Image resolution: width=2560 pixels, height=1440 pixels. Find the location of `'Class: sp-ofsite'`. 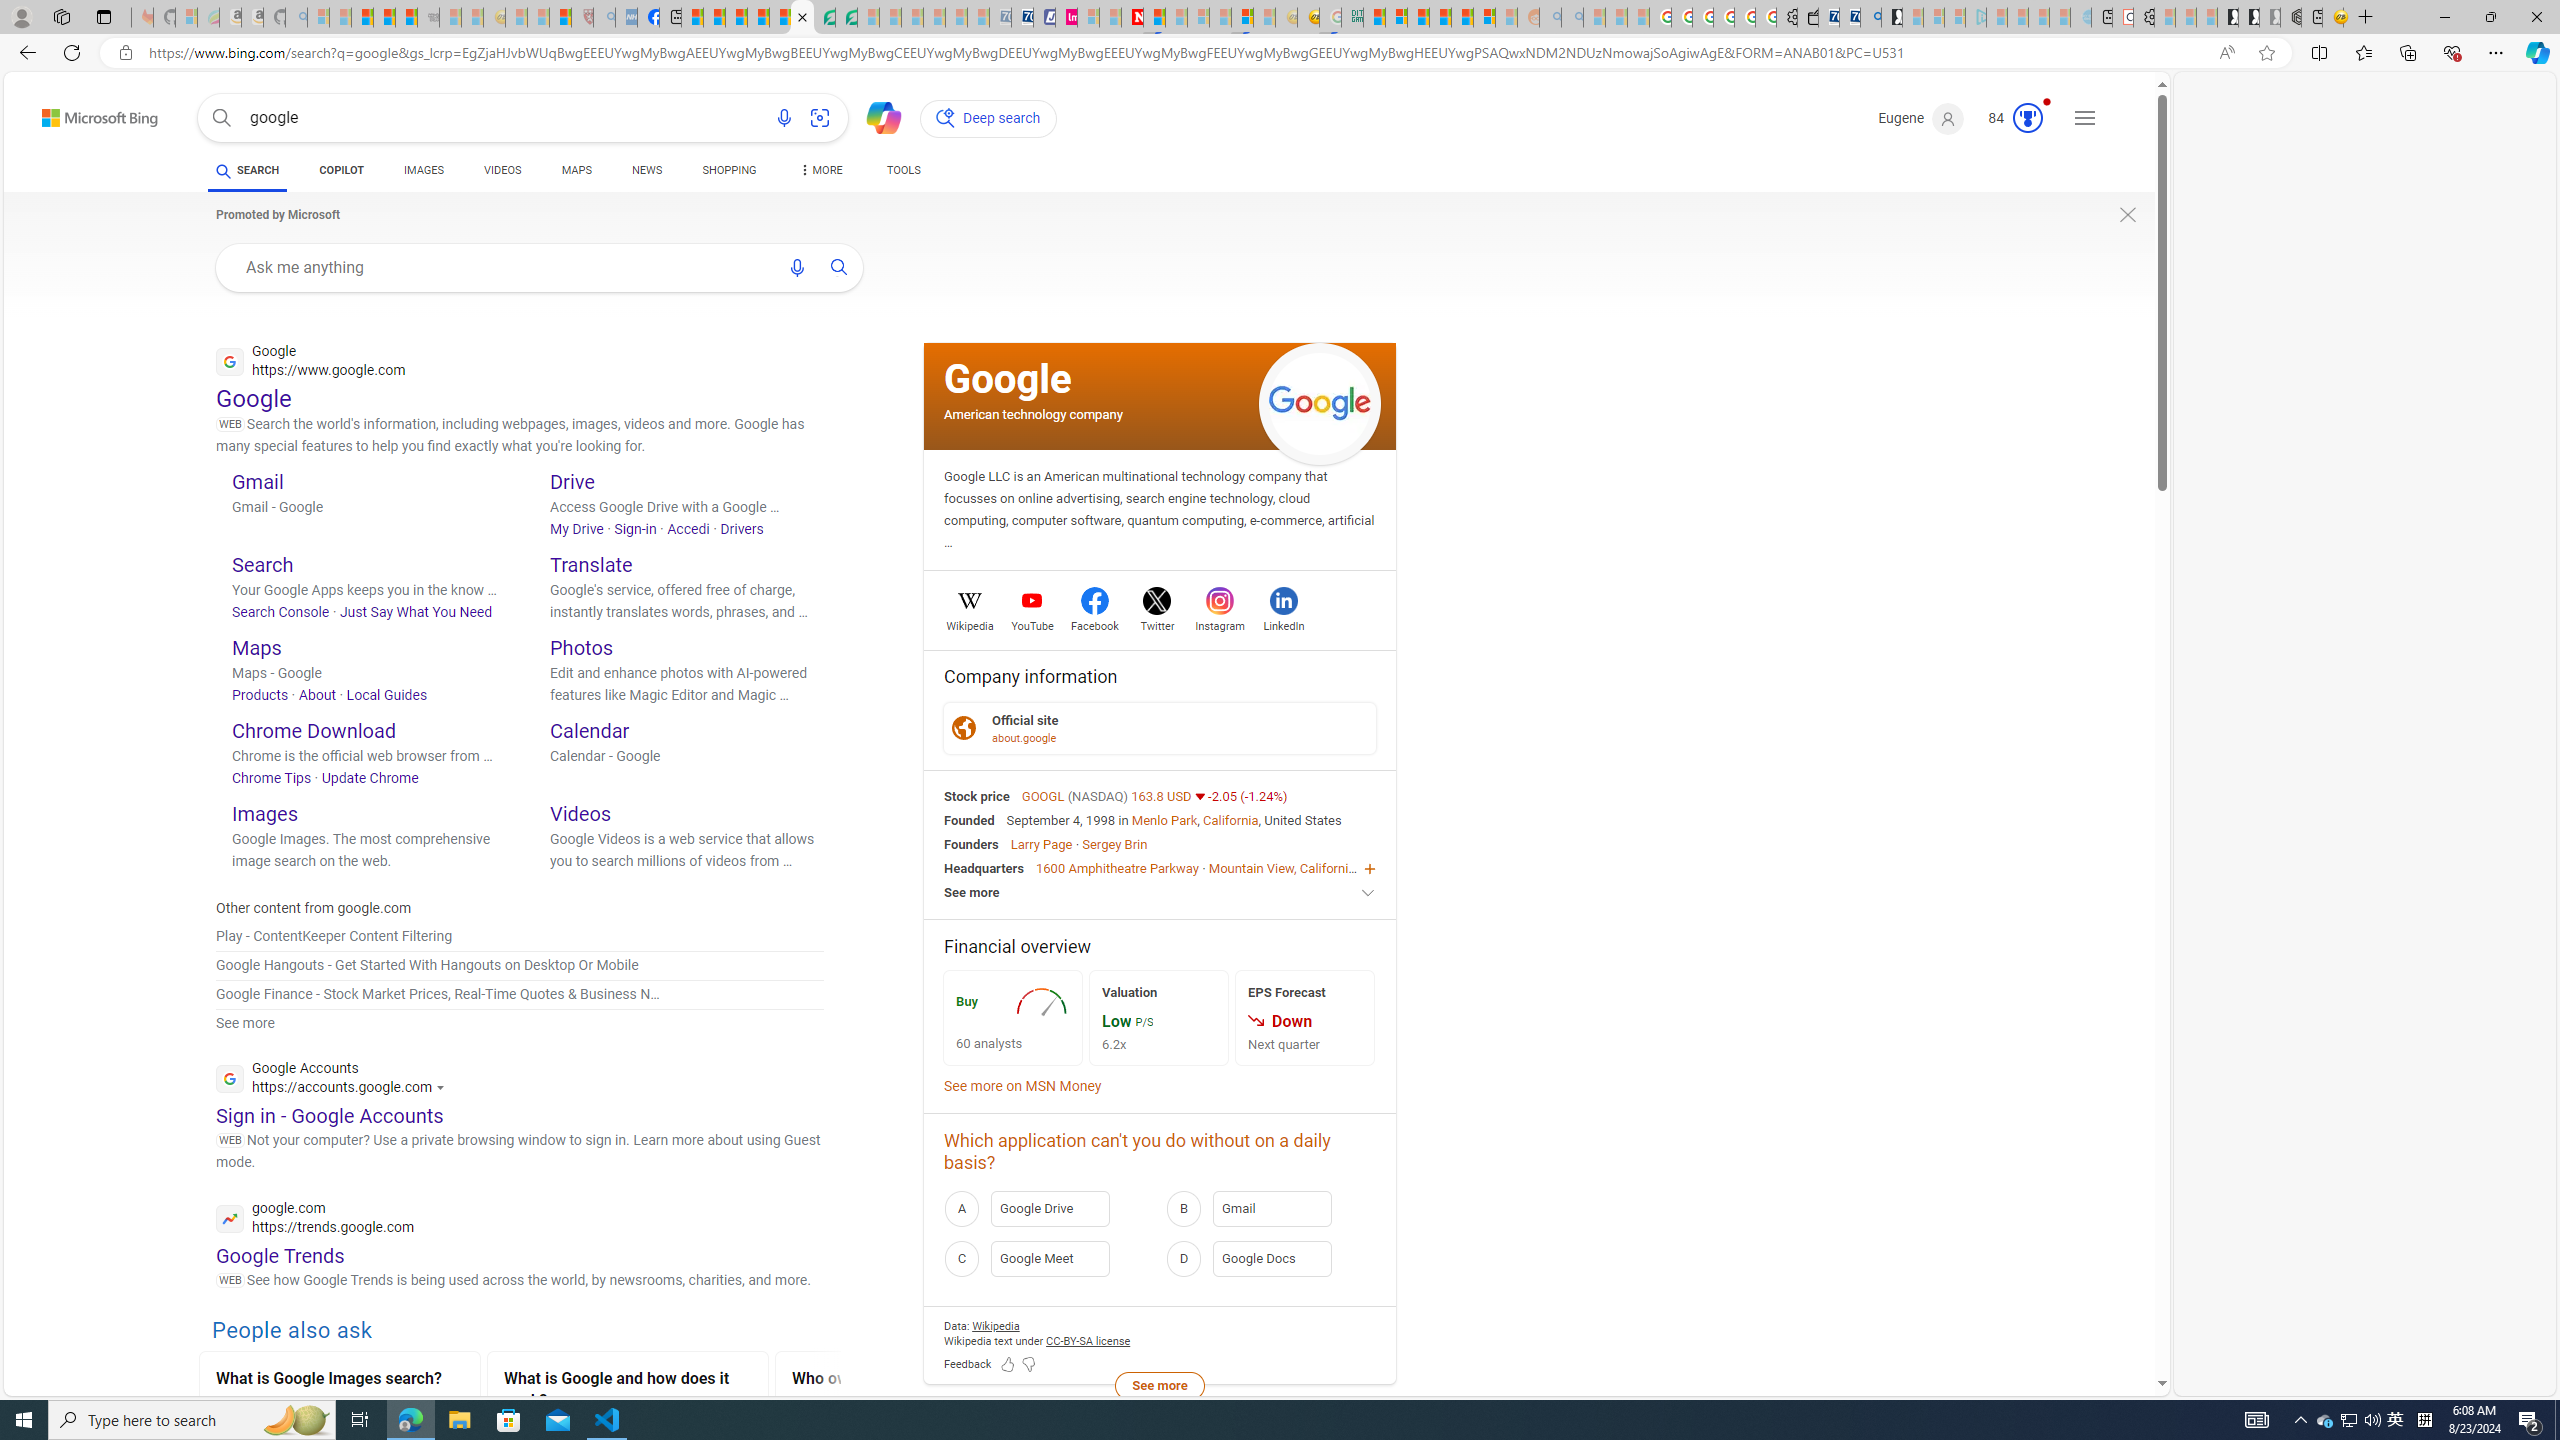

'Class: sp-ofsite' is located at coordinates (962, 727).